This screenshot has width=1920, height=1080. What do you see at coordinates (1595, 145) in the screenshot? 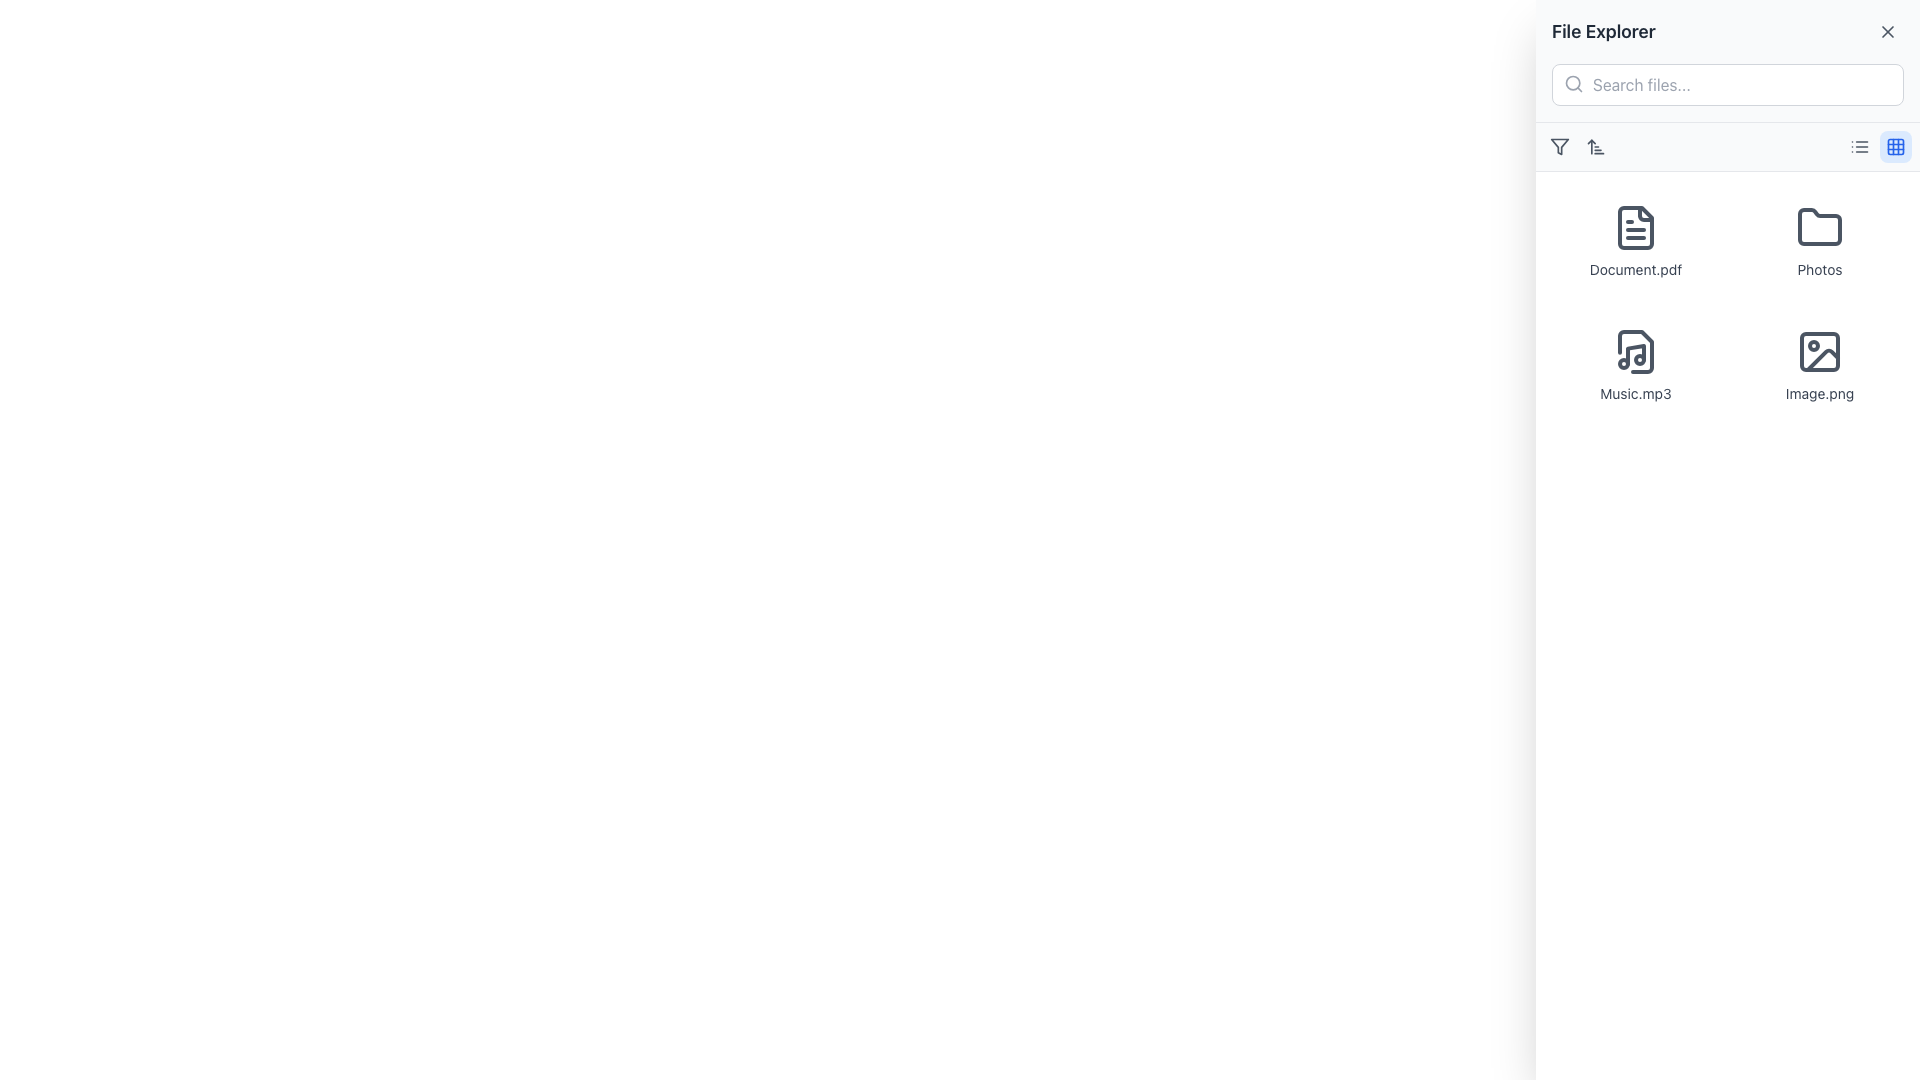
I see `the sorting icon located in the upper-right section of the menu bar to sort items in ascending order` at bounding box center [1595, 145].